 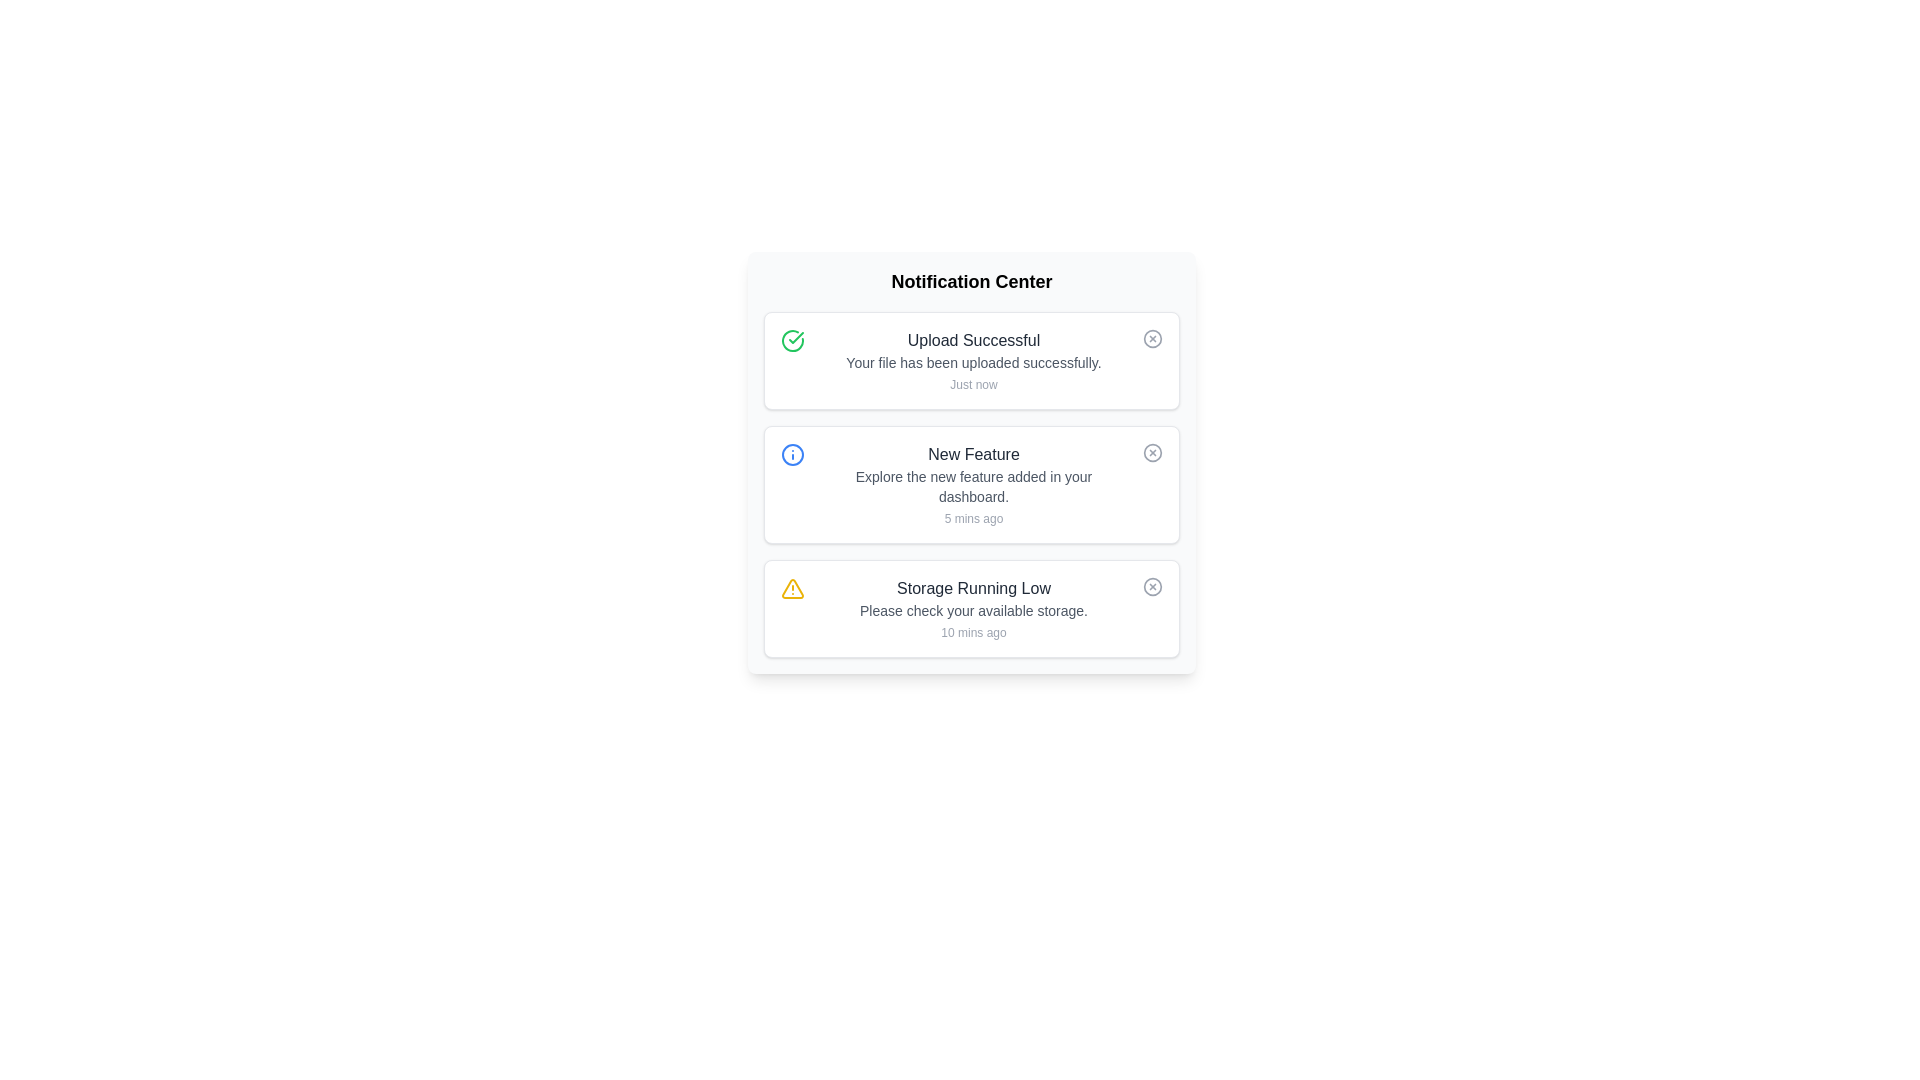 What do you see at coordinates (974, 609) in the screenshot?
I see `text label that provides additional context regarding storage status, positioned below the title in the 'Storage Running Low' notification card` at bounding box center [974, 609].